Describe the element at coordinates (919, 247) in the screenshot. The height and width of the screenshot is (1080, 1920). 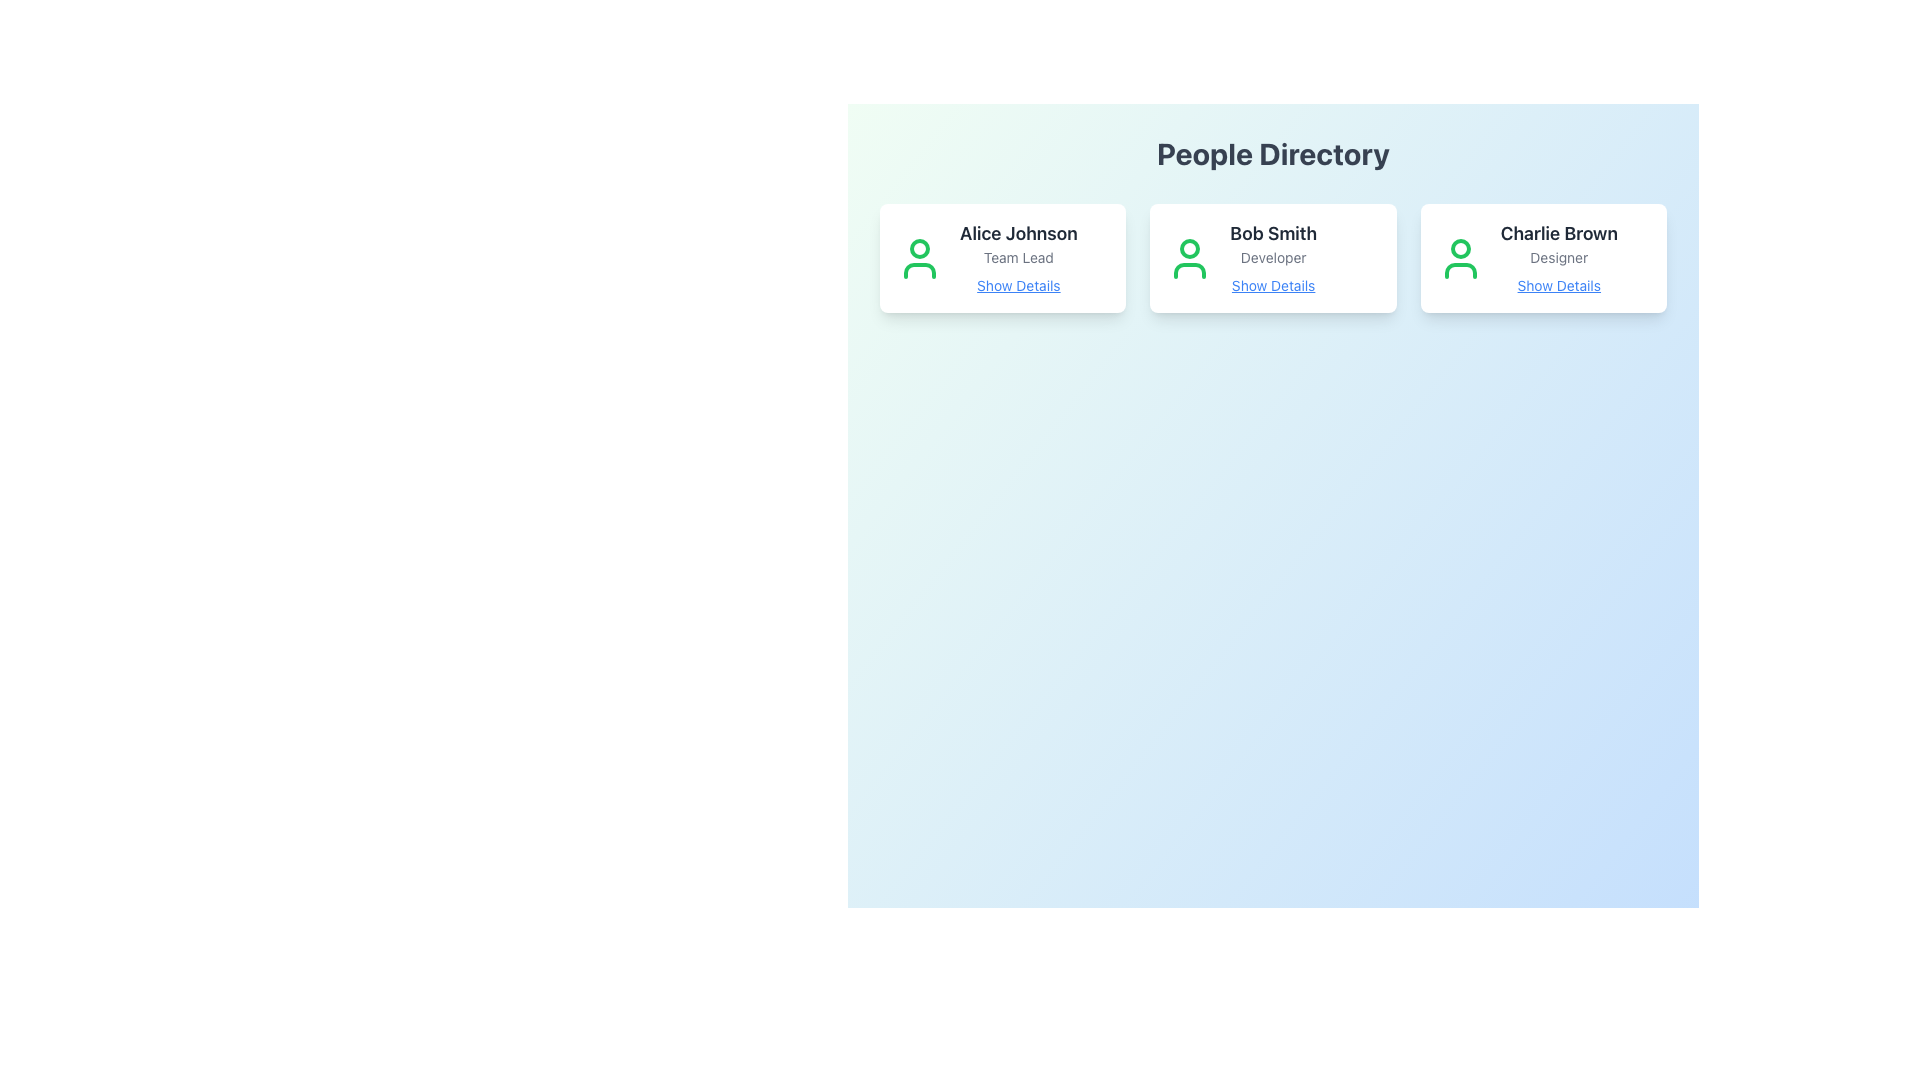
I see `the small circle representing the head component of Alice Johnson's user profile icon, located at the top of the leftmost profile card in the People Directory section` at that location.